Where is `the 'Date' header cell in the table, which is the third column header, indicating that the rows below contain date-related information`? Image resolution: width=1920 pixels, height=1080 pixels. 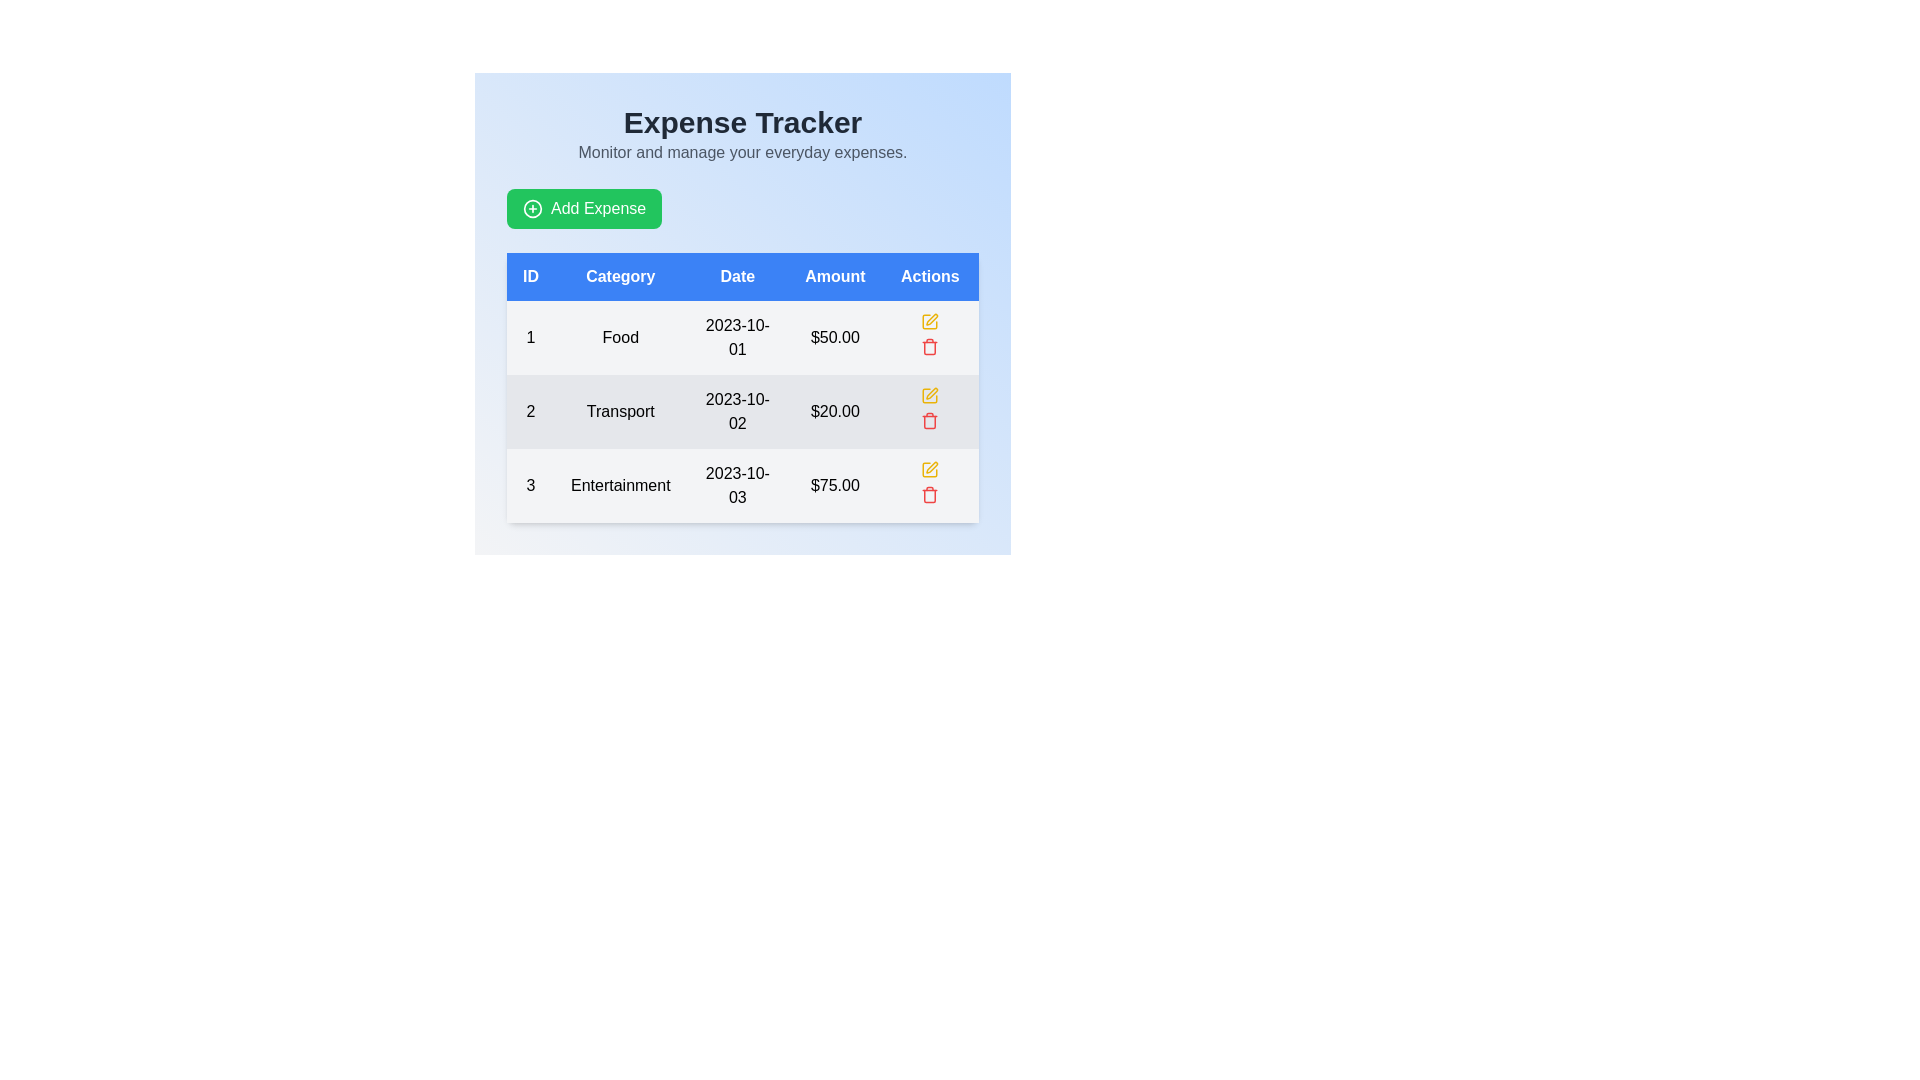 the 'Date' header cell in the table, which is the third column header, indicating that the rows below contain date-related information is located at coordinates (736, 277).